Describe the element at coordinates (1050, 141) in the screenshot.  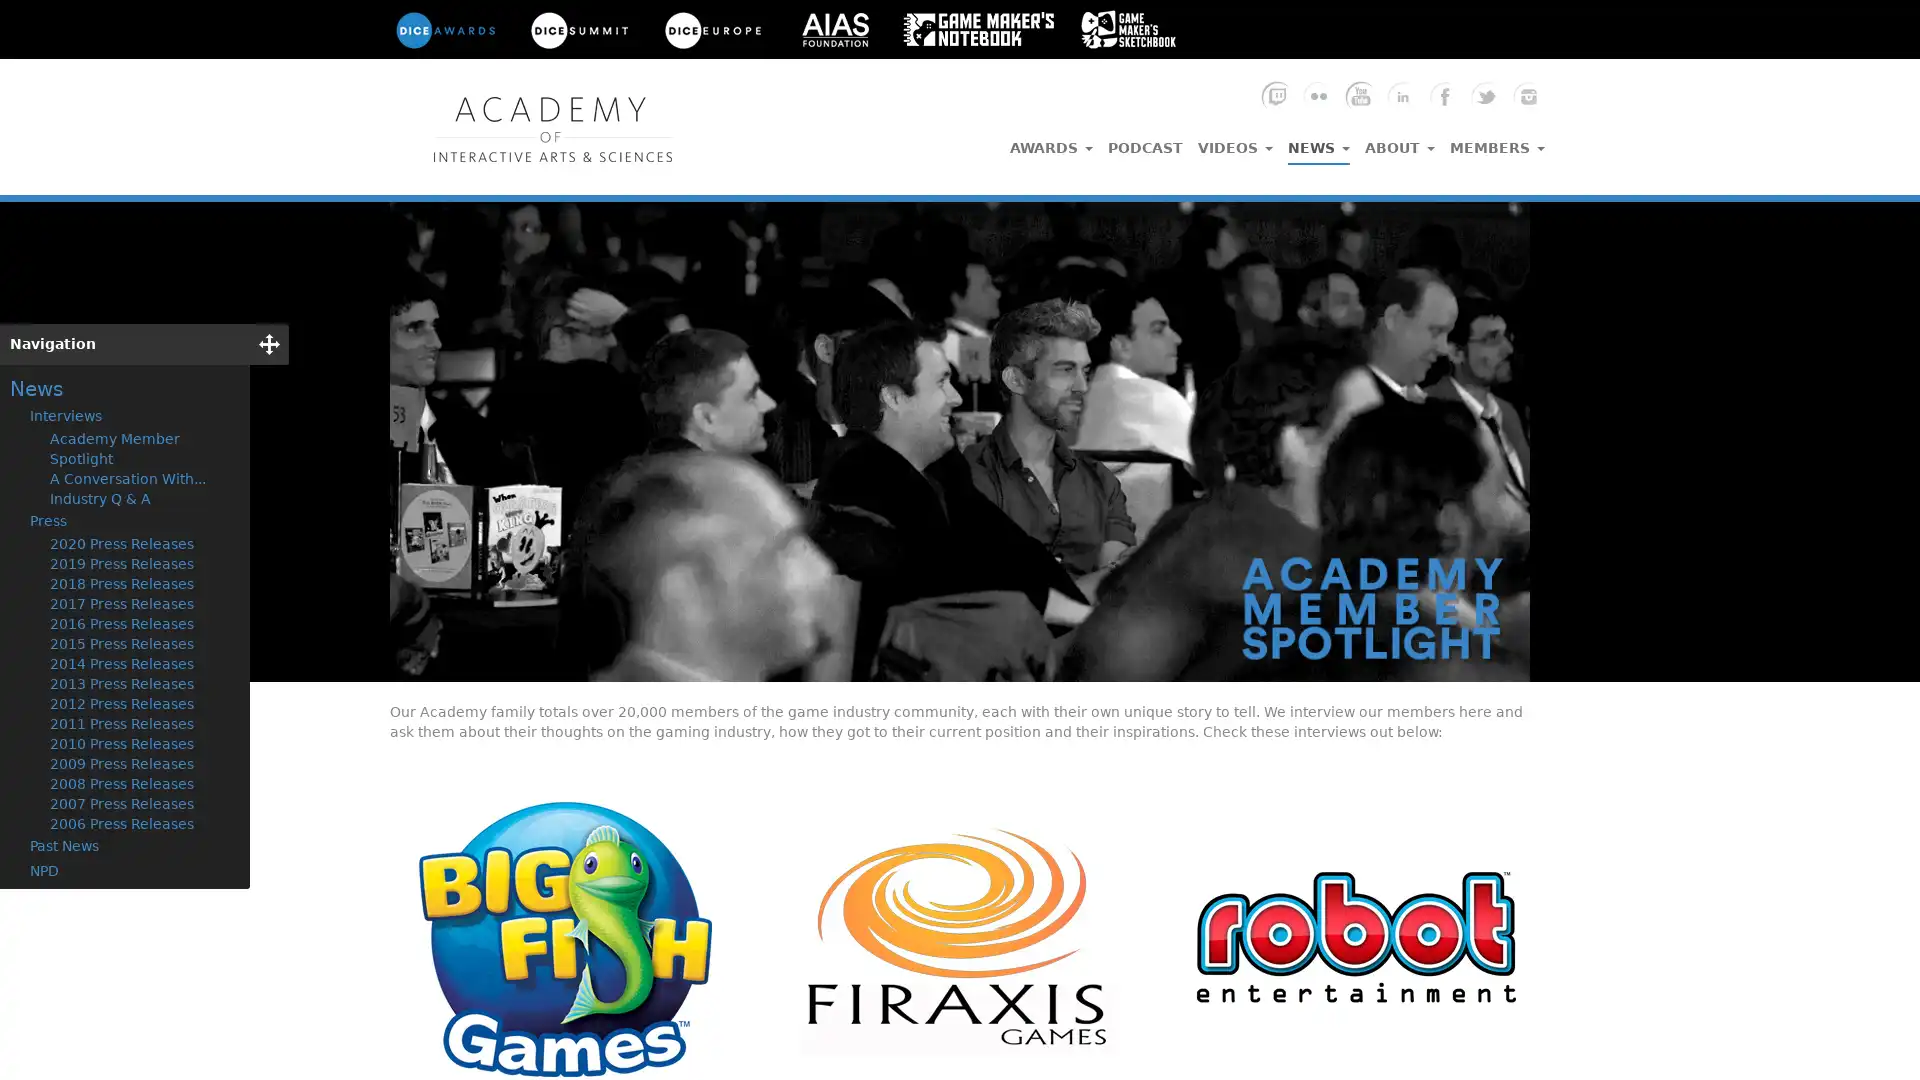
I see `AWARDS` at that location.